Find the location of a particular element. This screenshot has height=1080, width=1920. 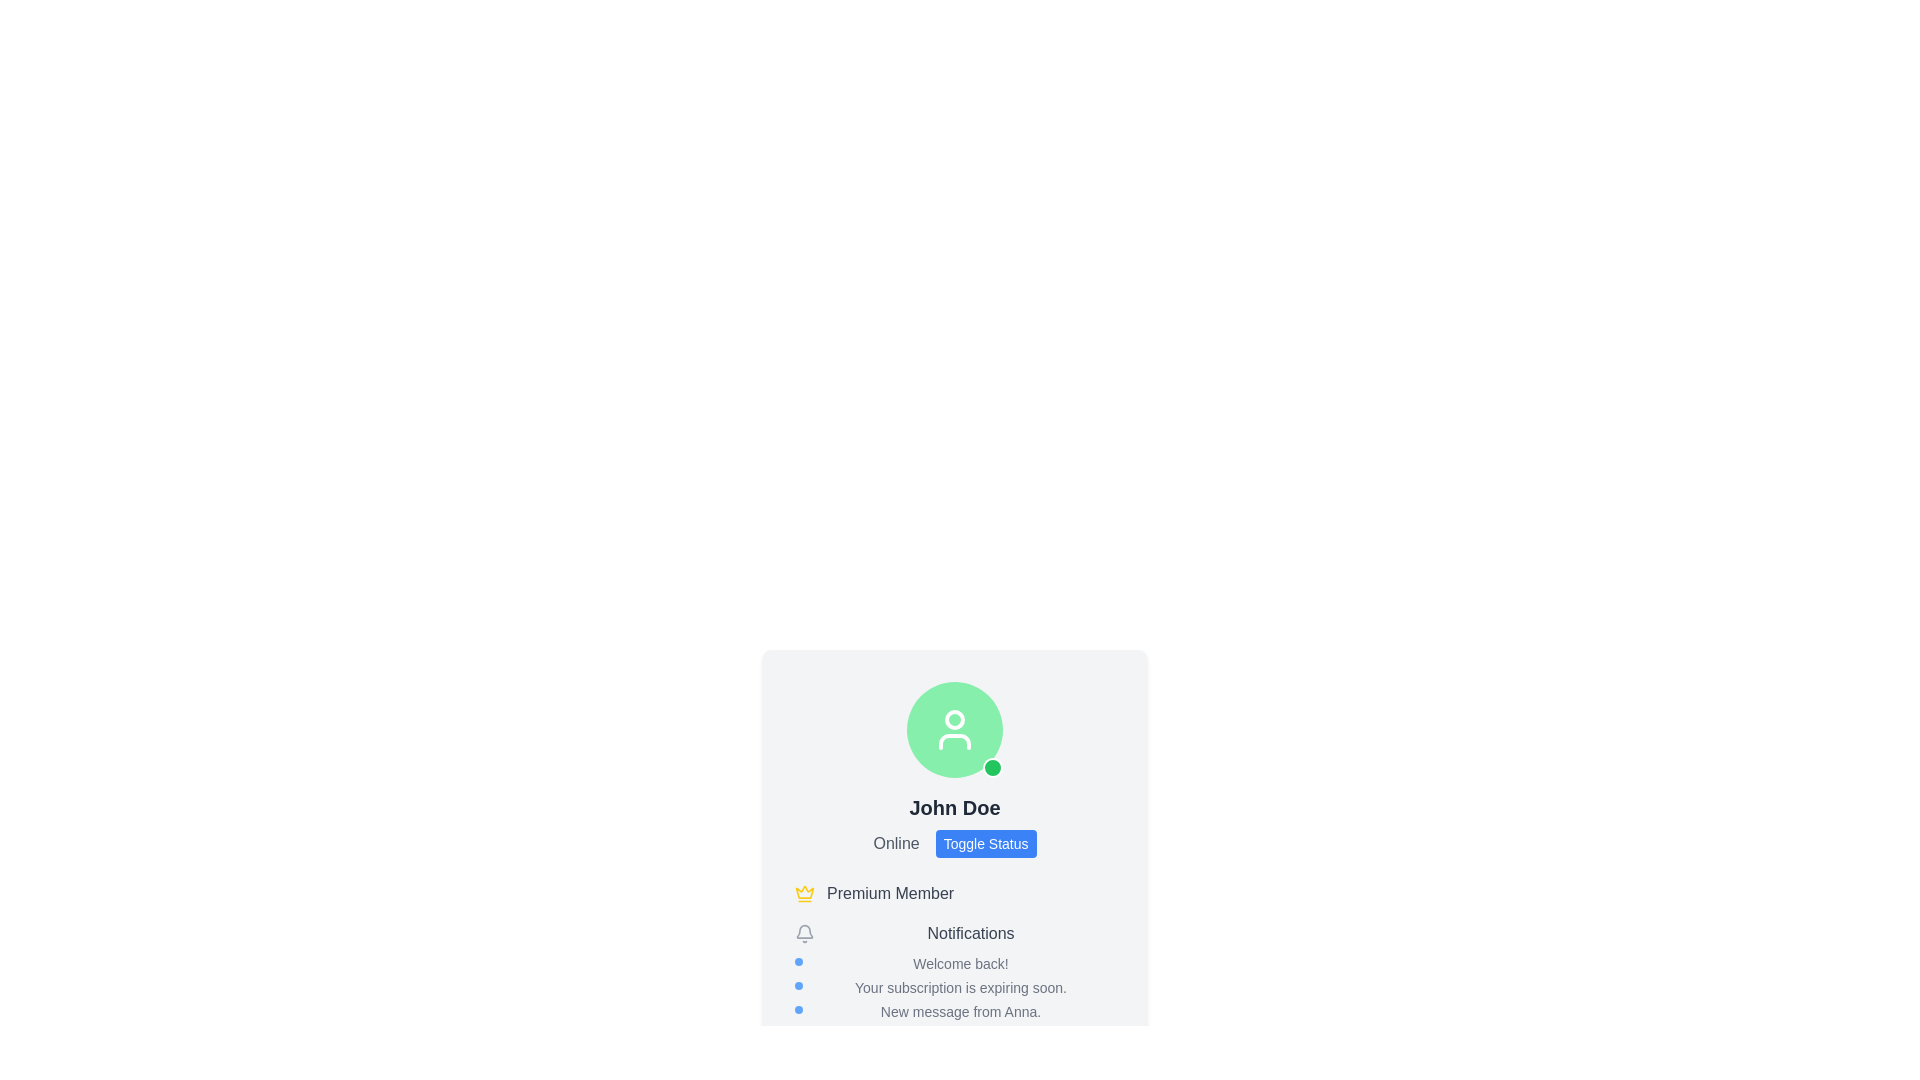

the upper part of the user representation icon, which is the SVG Circle located at the center of the green circular background is located at coordinates (954, 720).